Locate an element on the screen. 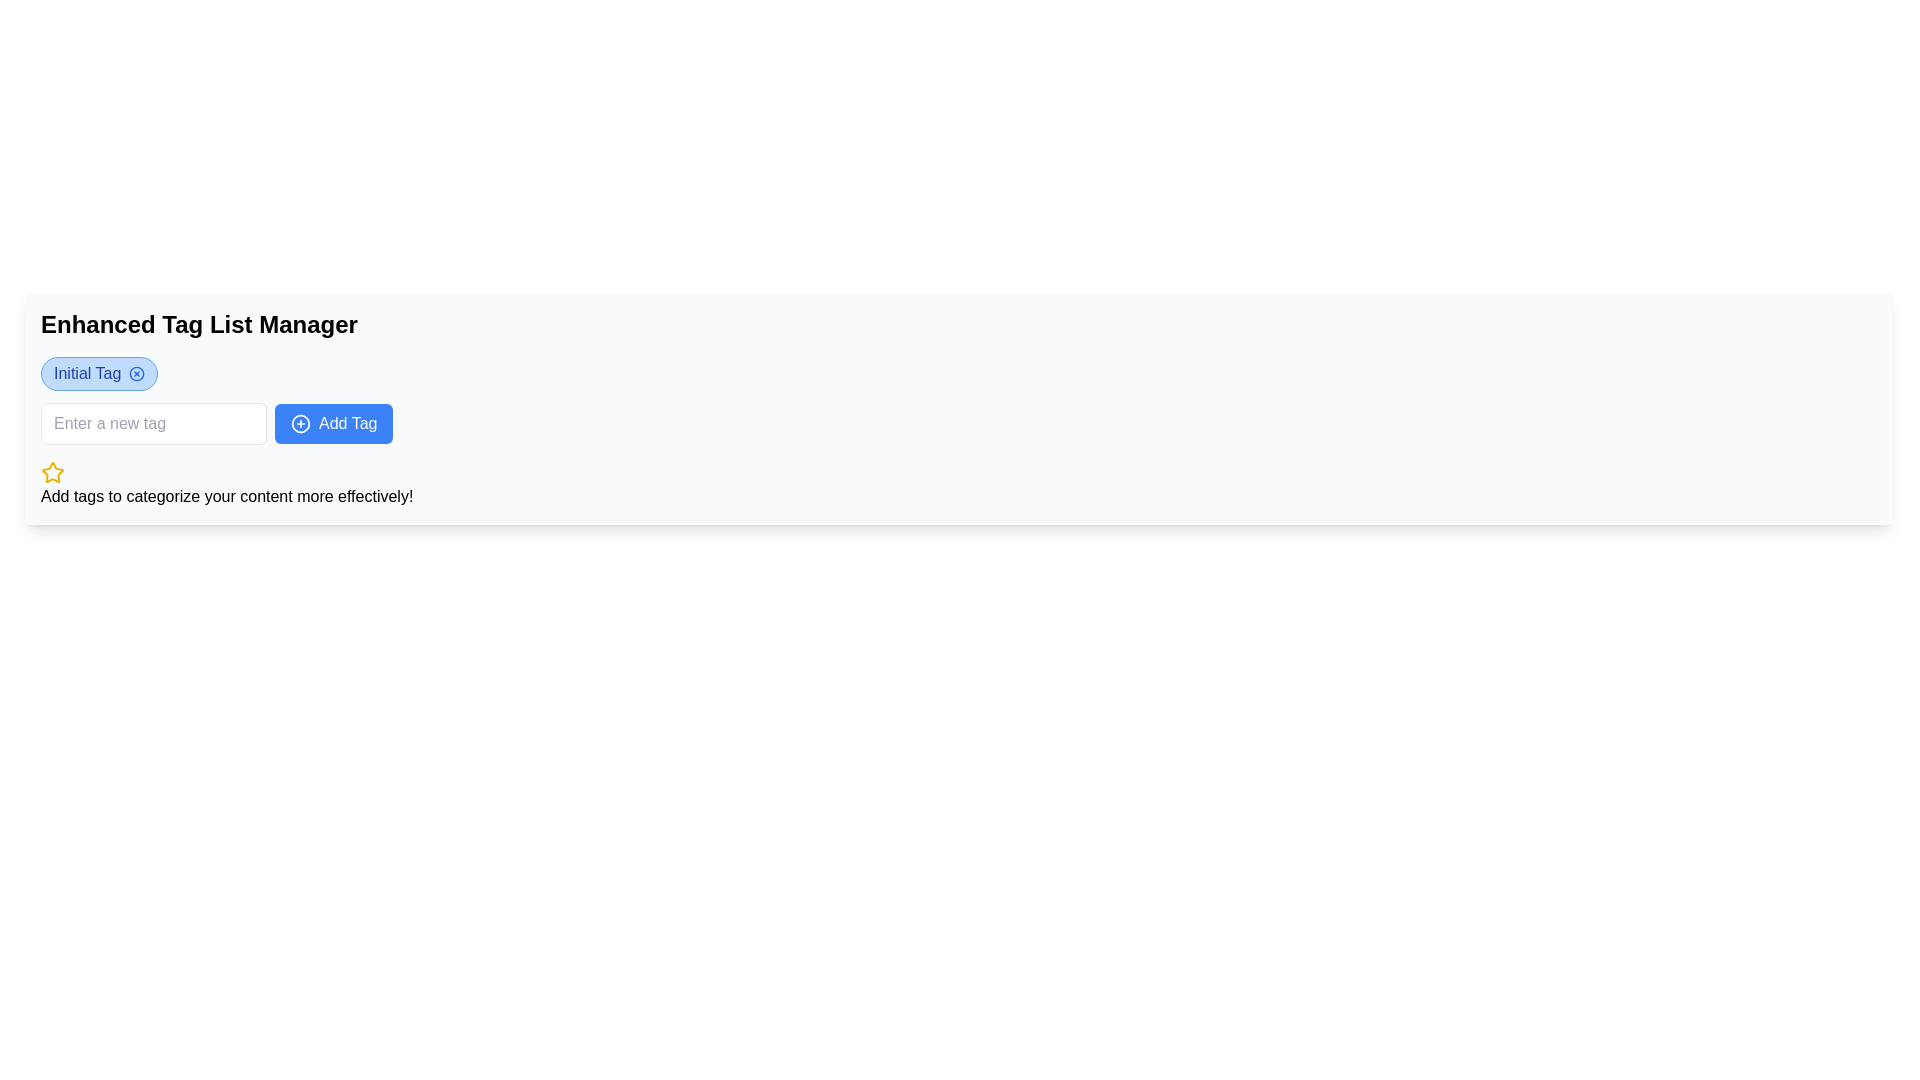  the Text Label that displays the name or value of a tag, located inside a rounded, light-blue background, positioned to the left of a circular close icon is located at coordinates (86, 374).